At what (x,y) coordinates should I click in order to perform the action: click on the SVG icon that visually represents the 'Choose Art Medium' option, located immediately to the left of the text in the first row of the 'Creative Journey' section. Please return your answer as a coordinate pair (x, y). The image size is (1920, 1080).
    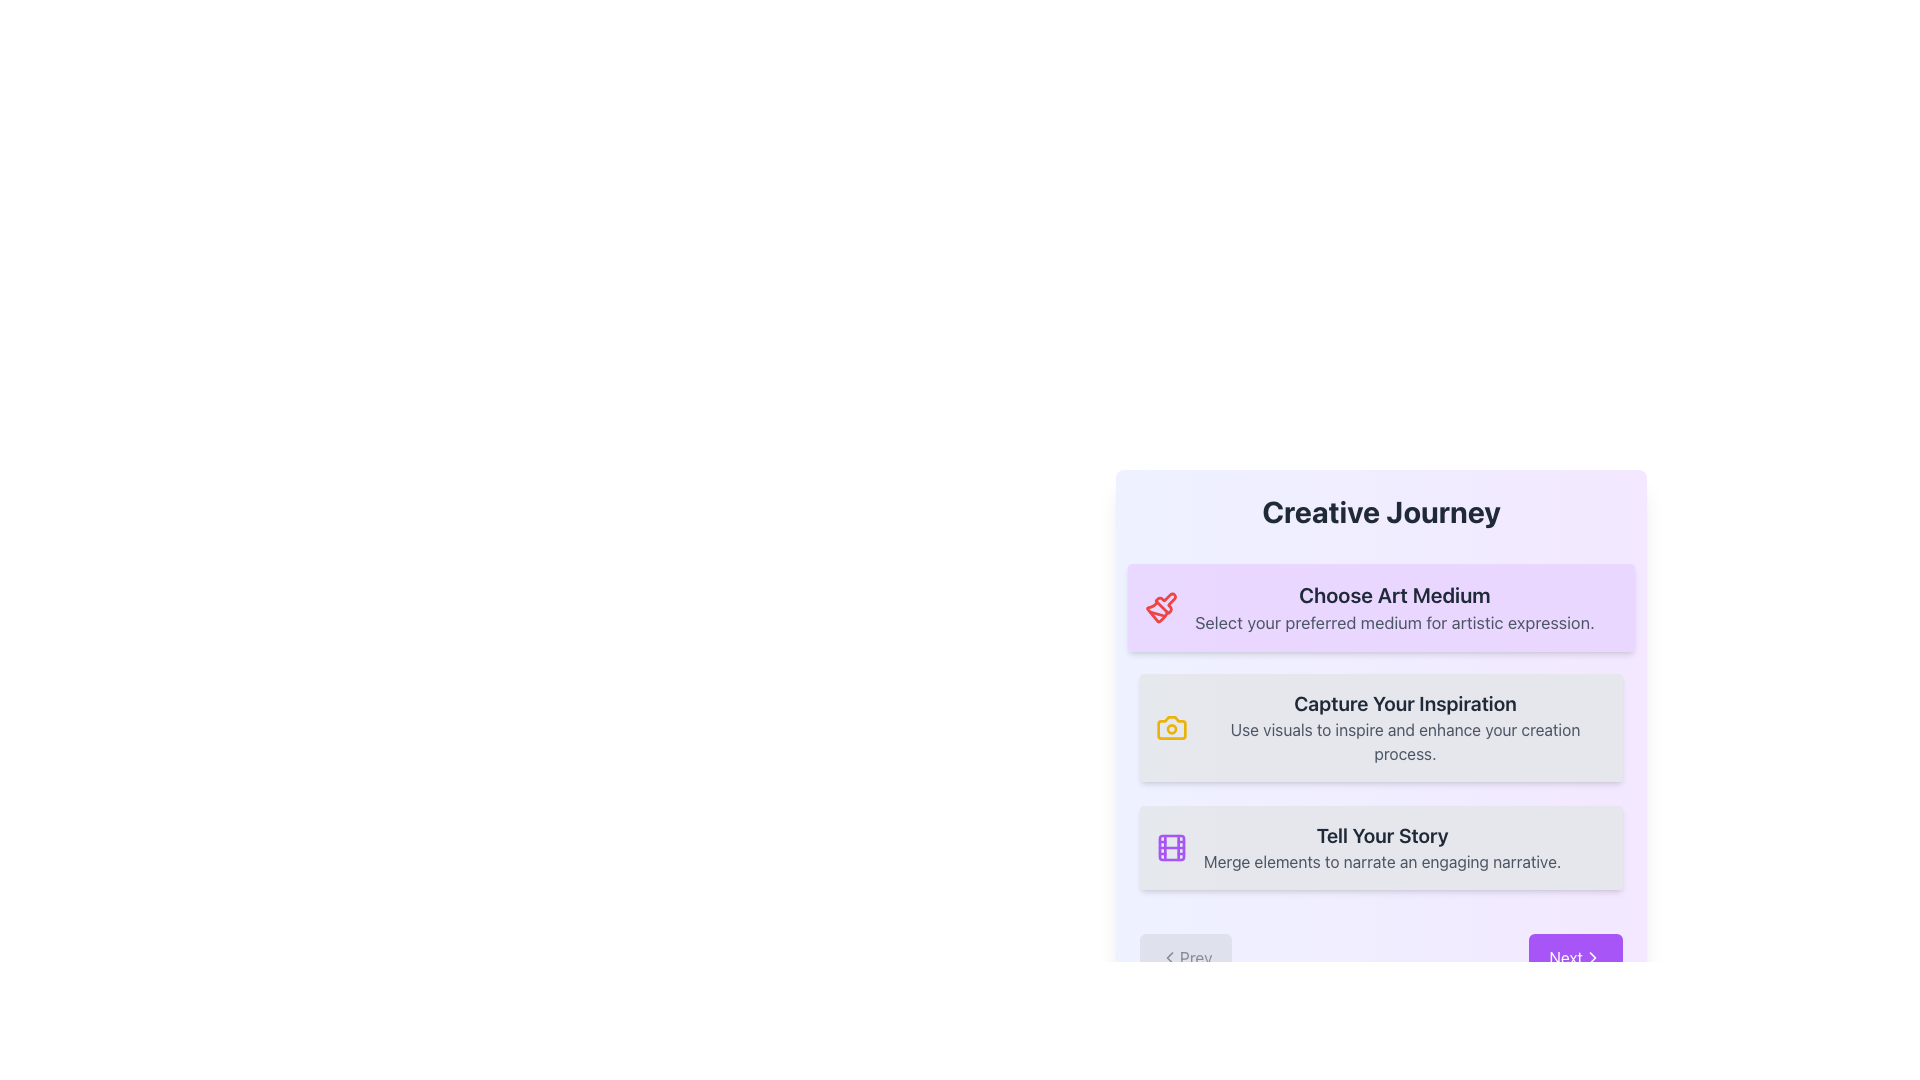
    Looking at the image, I should click on (1165, 602).